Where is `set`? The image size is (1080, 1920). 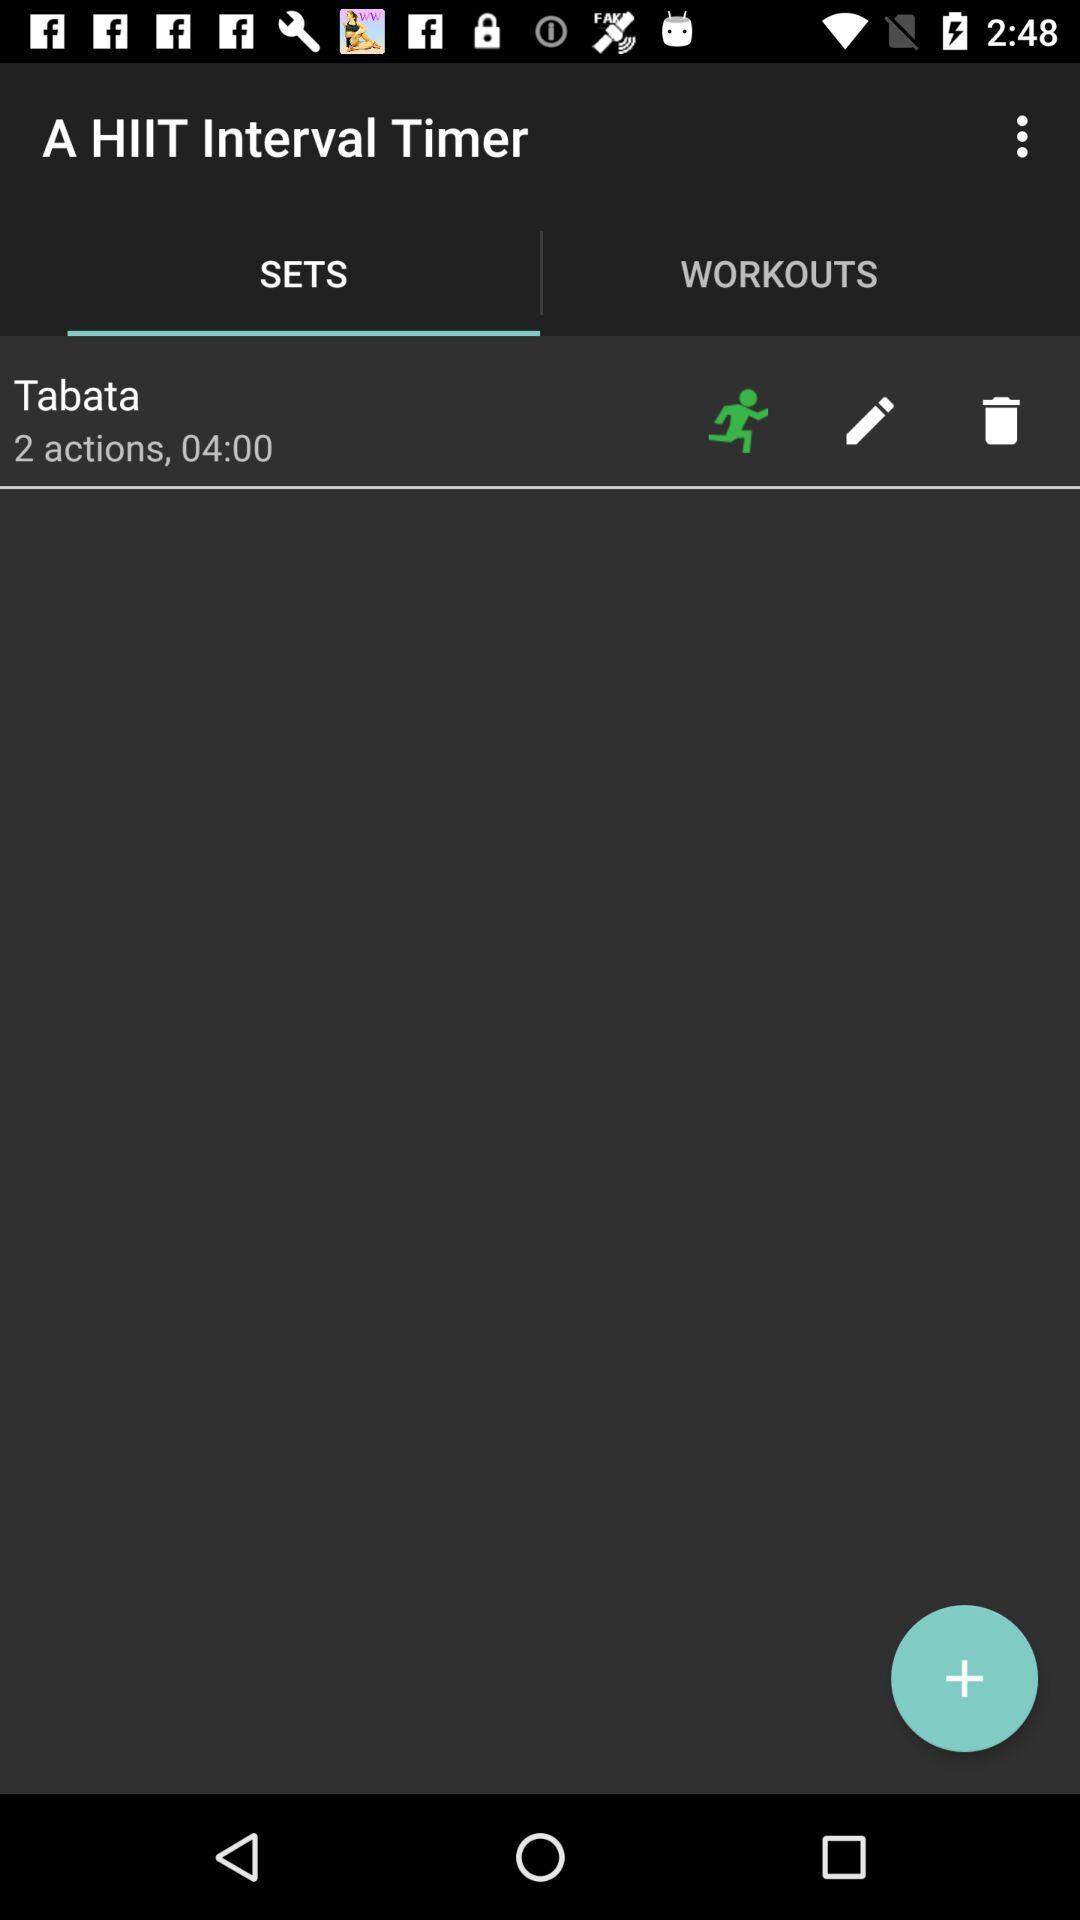
set is located at coordinates (963, 1678).